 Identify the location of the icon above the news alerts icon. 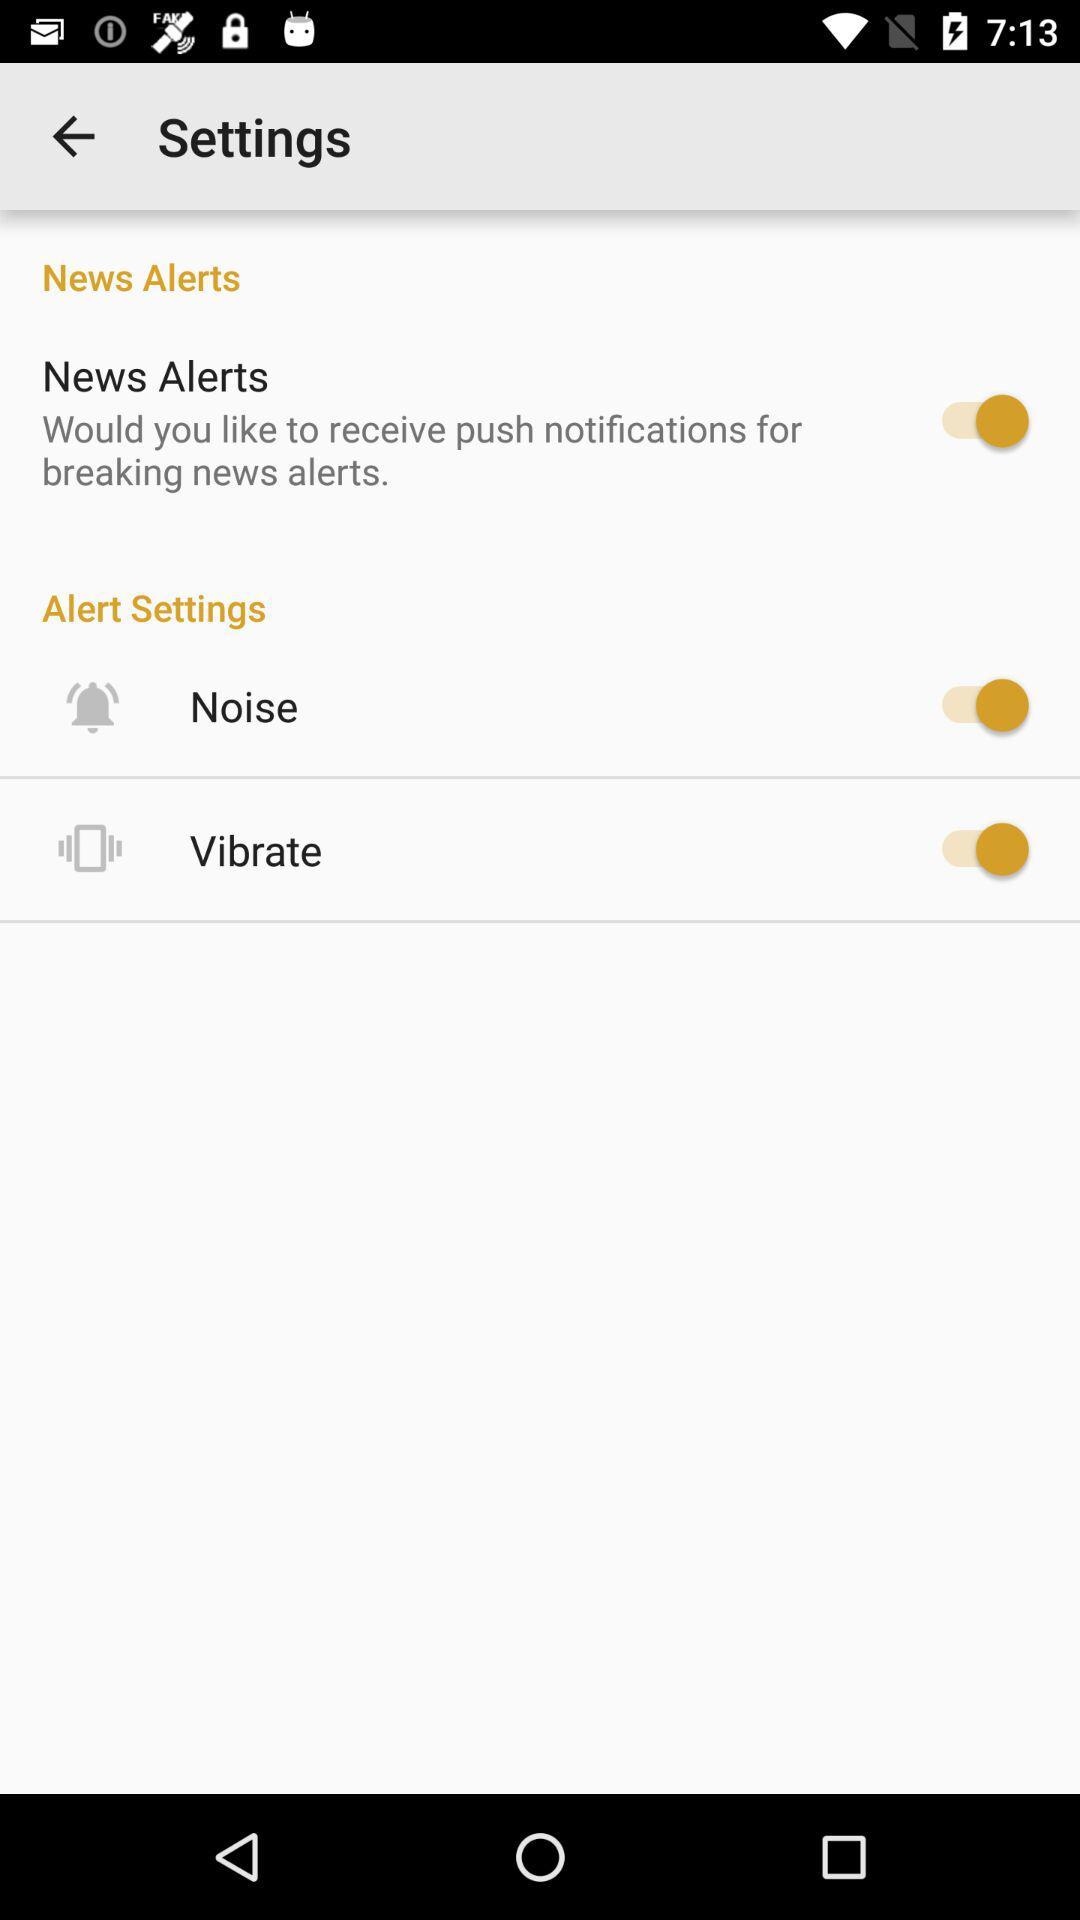
(72, 135).